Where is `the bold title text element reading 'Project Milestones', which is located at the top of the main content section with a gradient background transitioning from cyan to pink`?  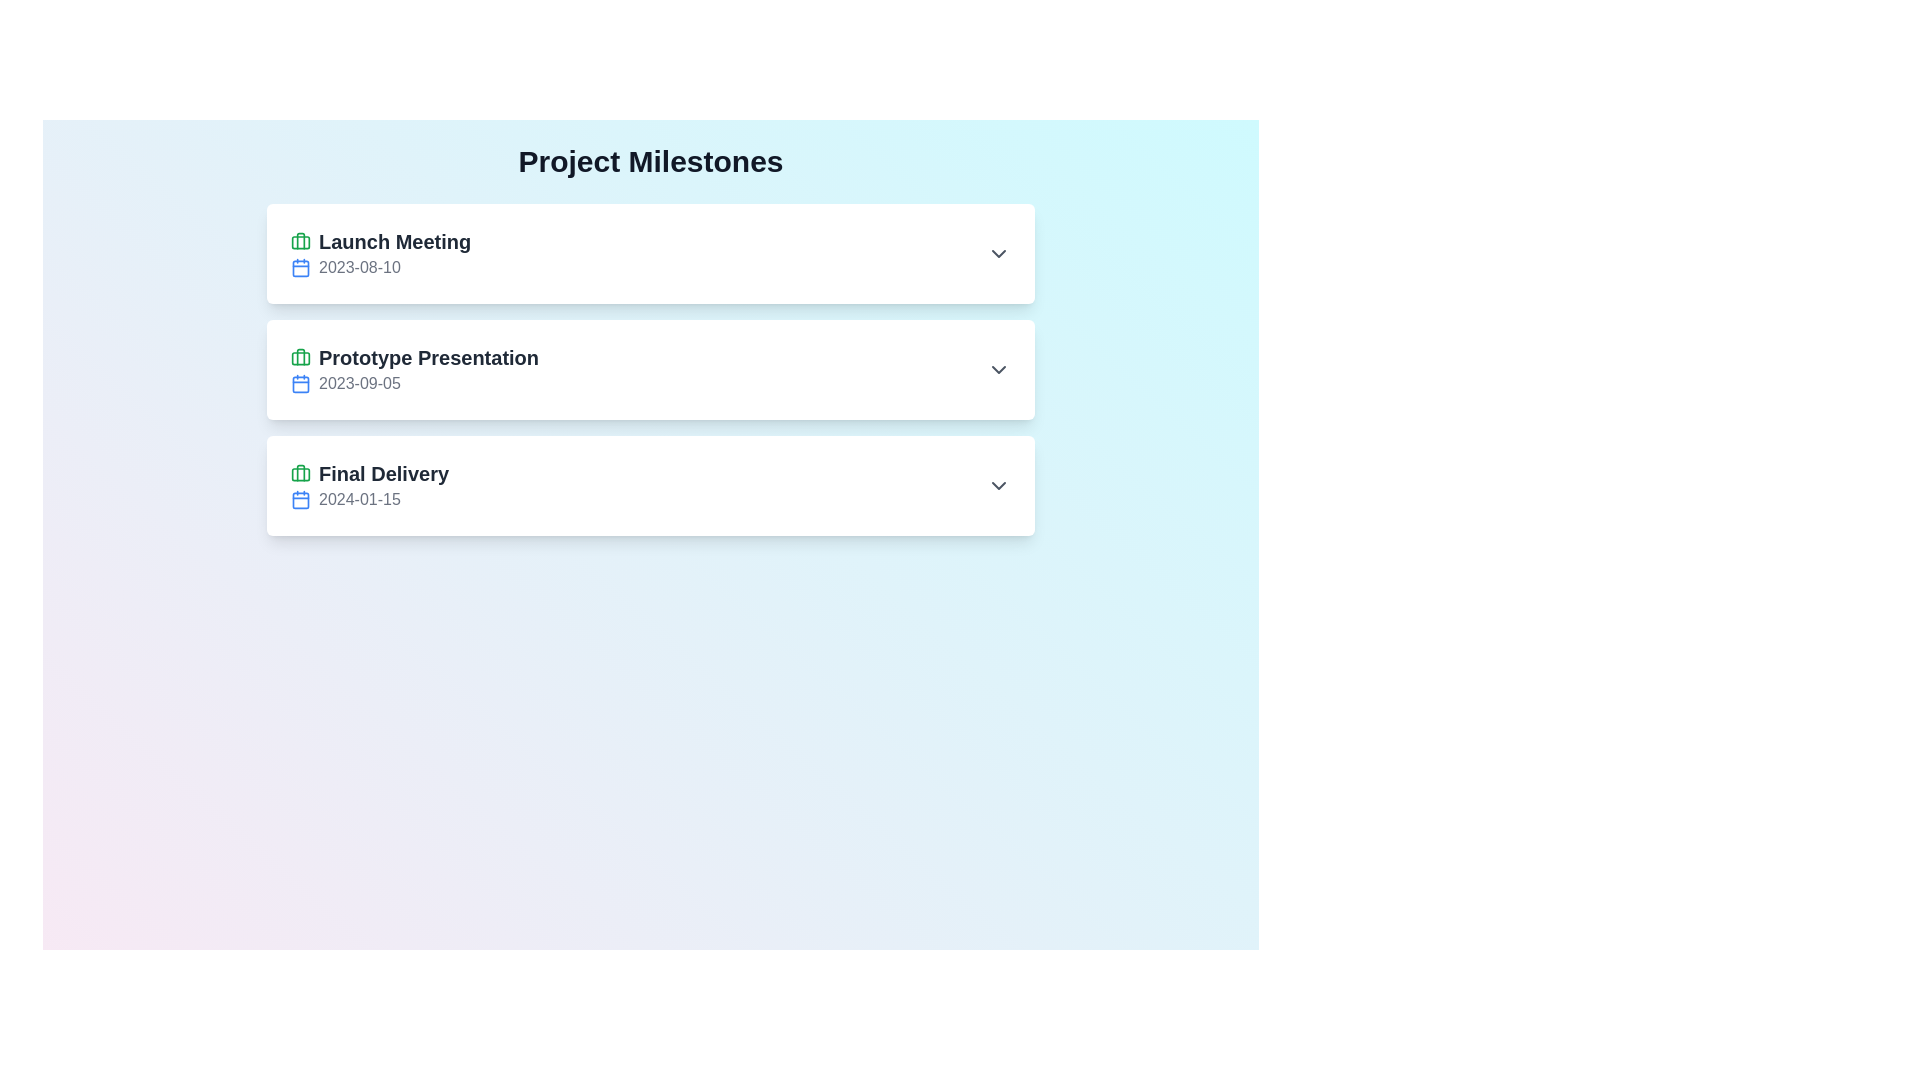 the bold title text element reading 'Project Milestones', which is located at the top of the main content section with a gradient background transitioning from cyan to pink is located at coordinates (651, 161).